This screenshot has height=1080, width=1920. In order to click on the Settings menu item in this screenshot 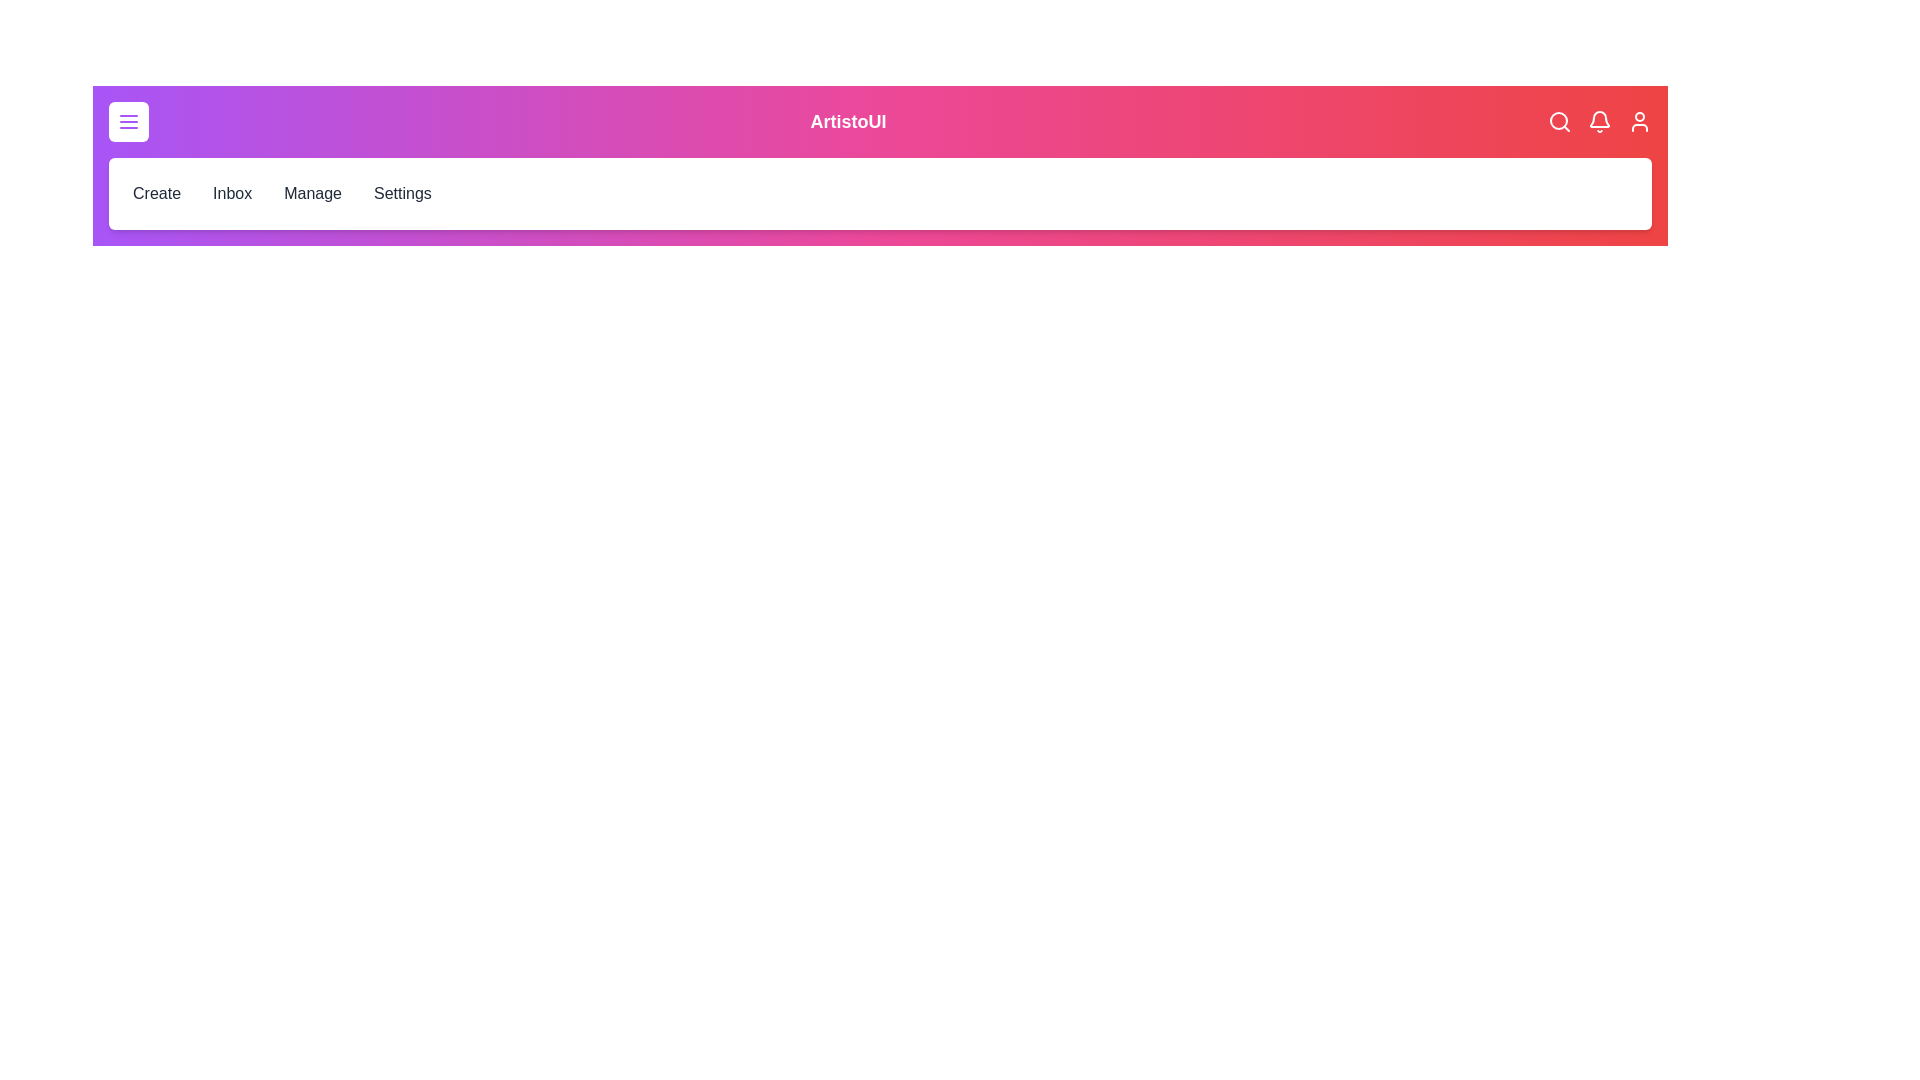, I will do `click(401, 193)`.